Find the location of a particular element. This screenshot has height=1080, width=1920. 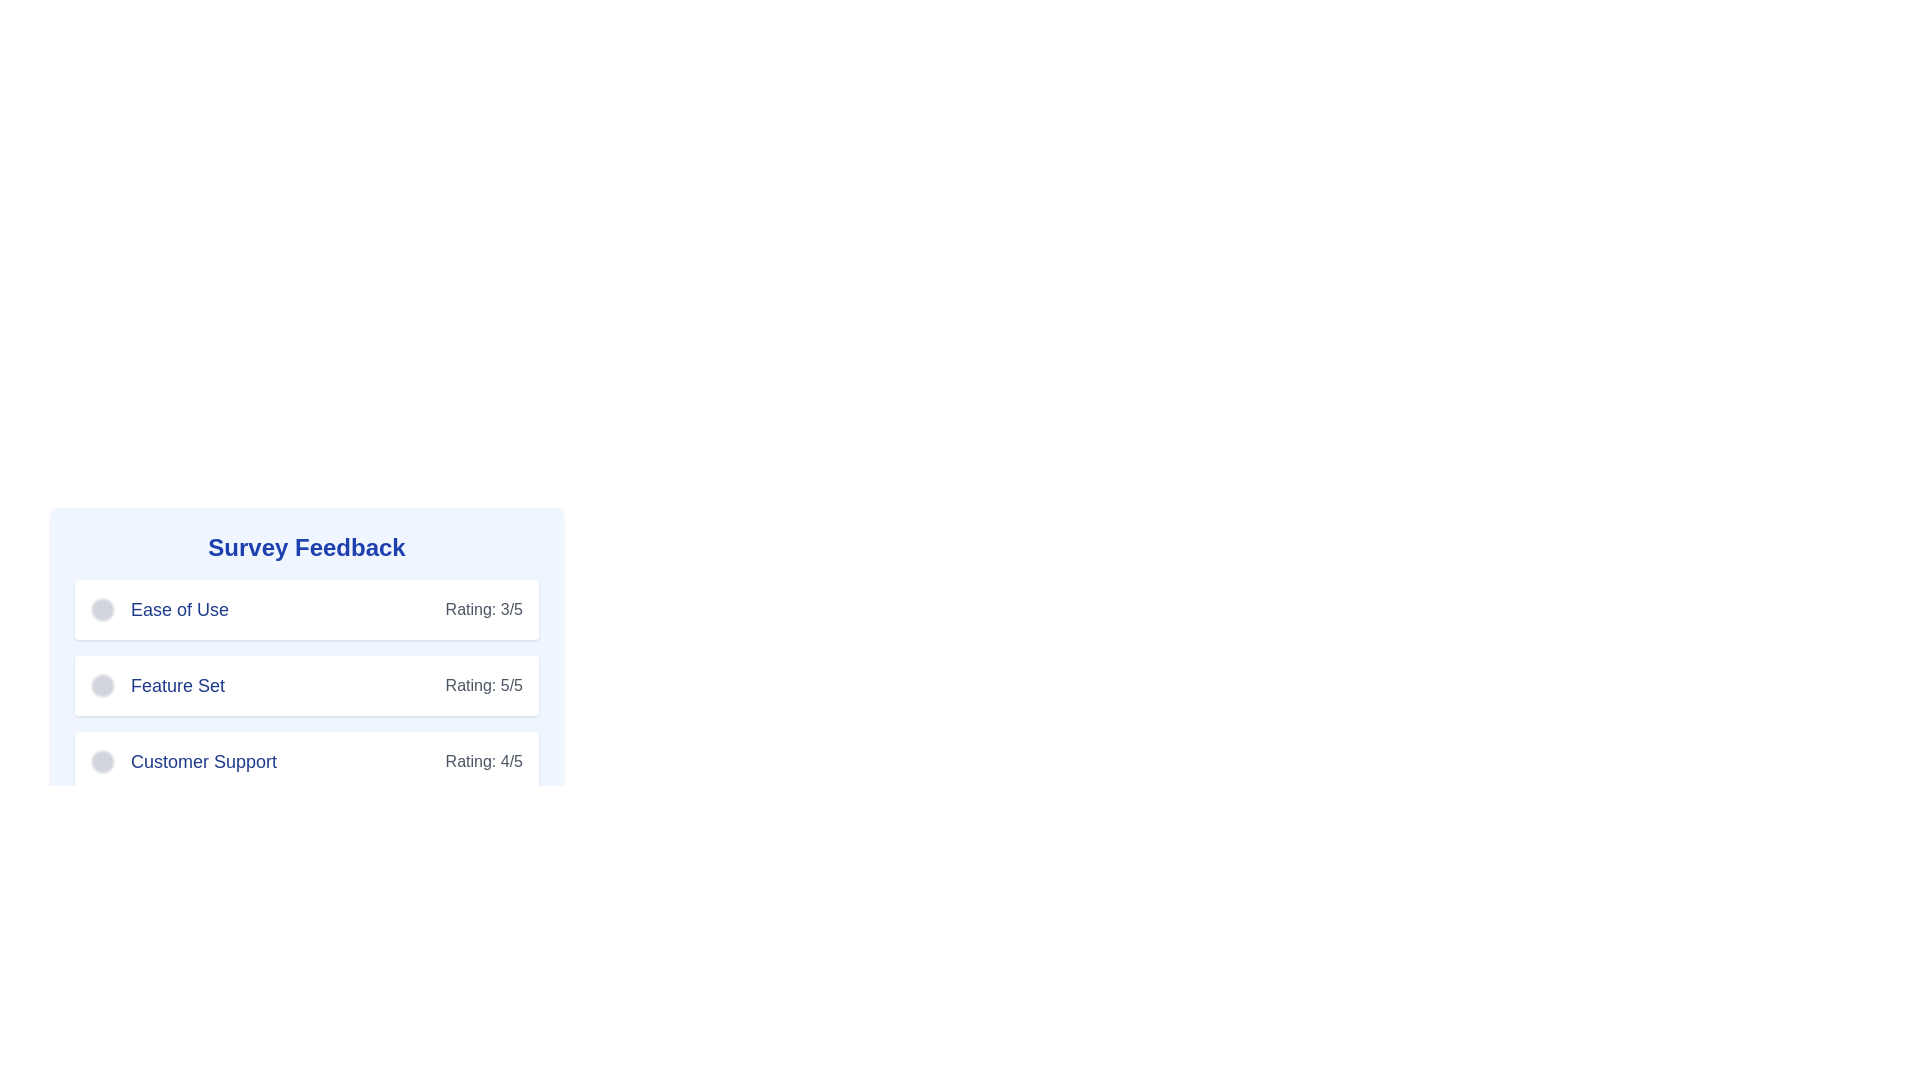

the 'Feature Set' label, which has a gray circular icon on the left and blue bold text on the right, located in the second row of the feedback items under the 'Survey Feedback' section is located at coordinates (157, 685).